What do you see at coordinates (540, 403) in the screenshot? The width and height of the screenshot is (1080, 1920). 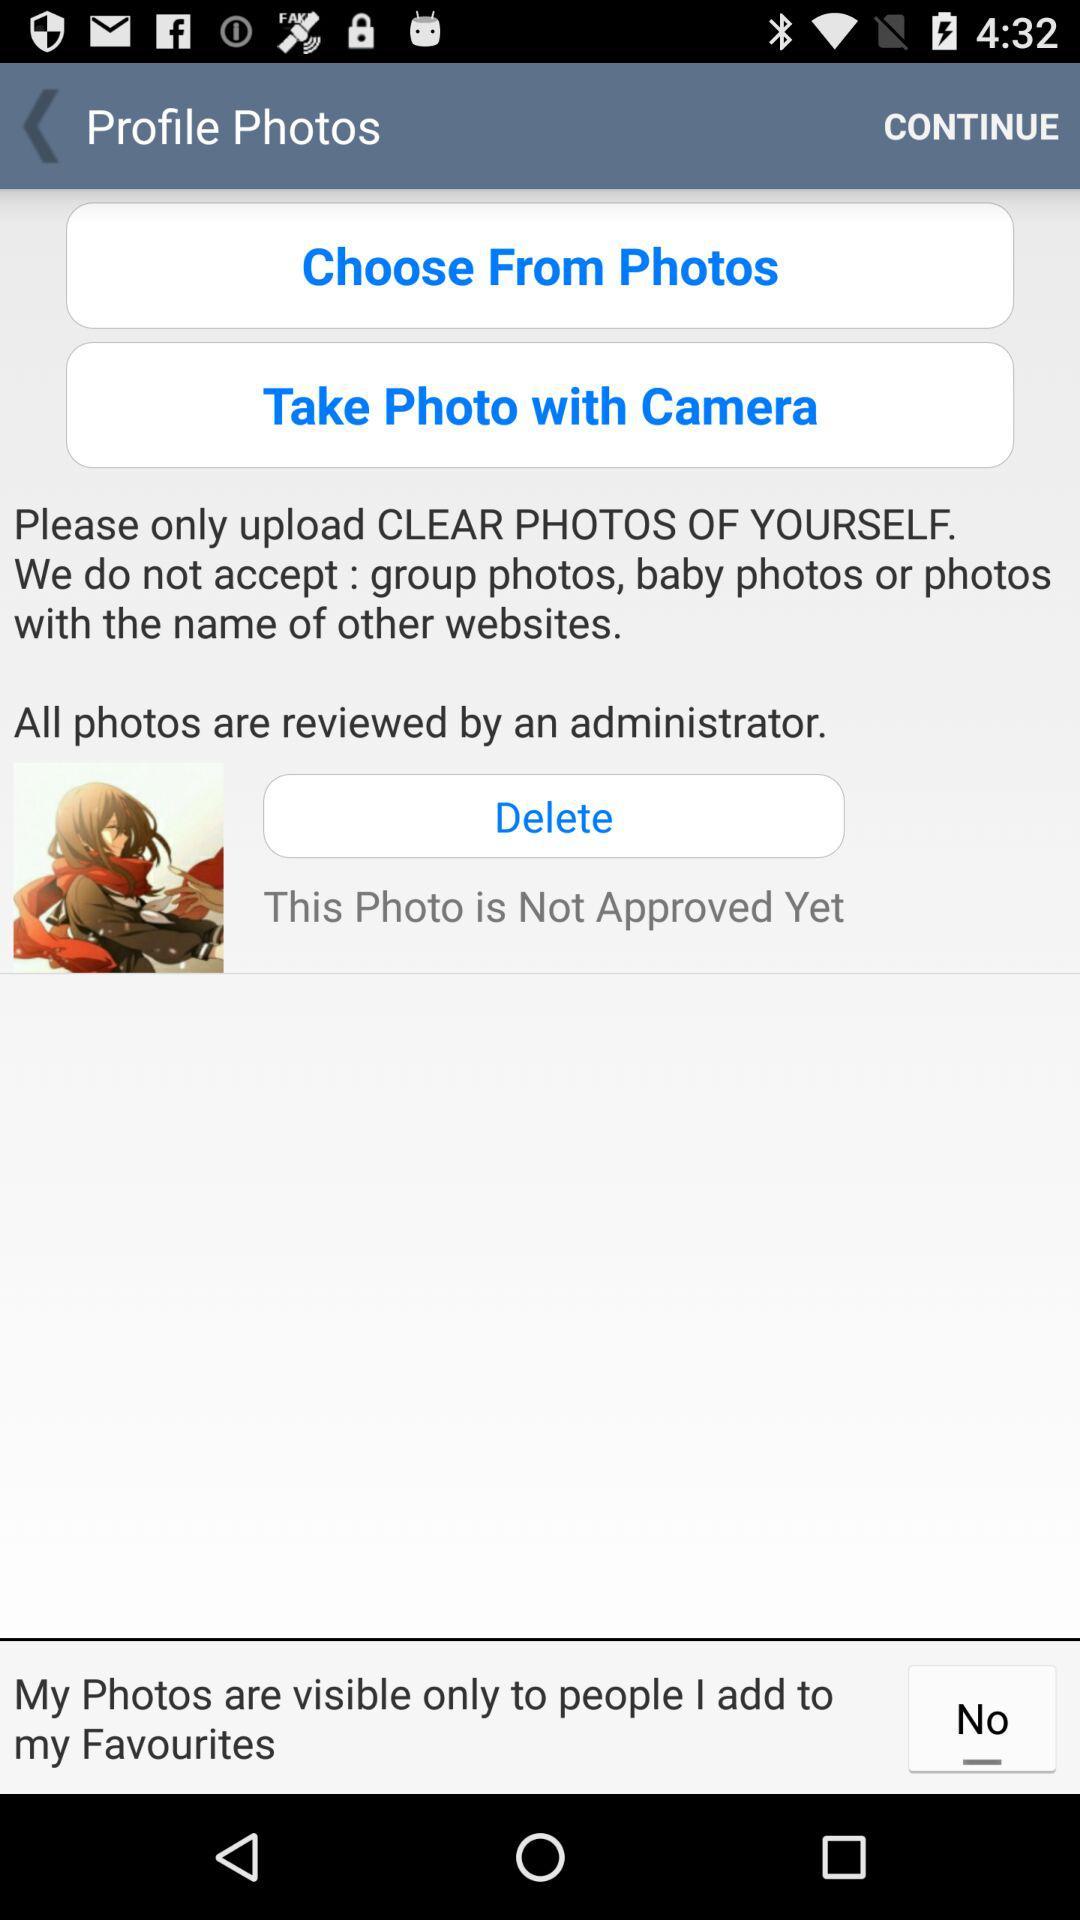 I see `the text take photo with camera` at bounding box center [540, 403].